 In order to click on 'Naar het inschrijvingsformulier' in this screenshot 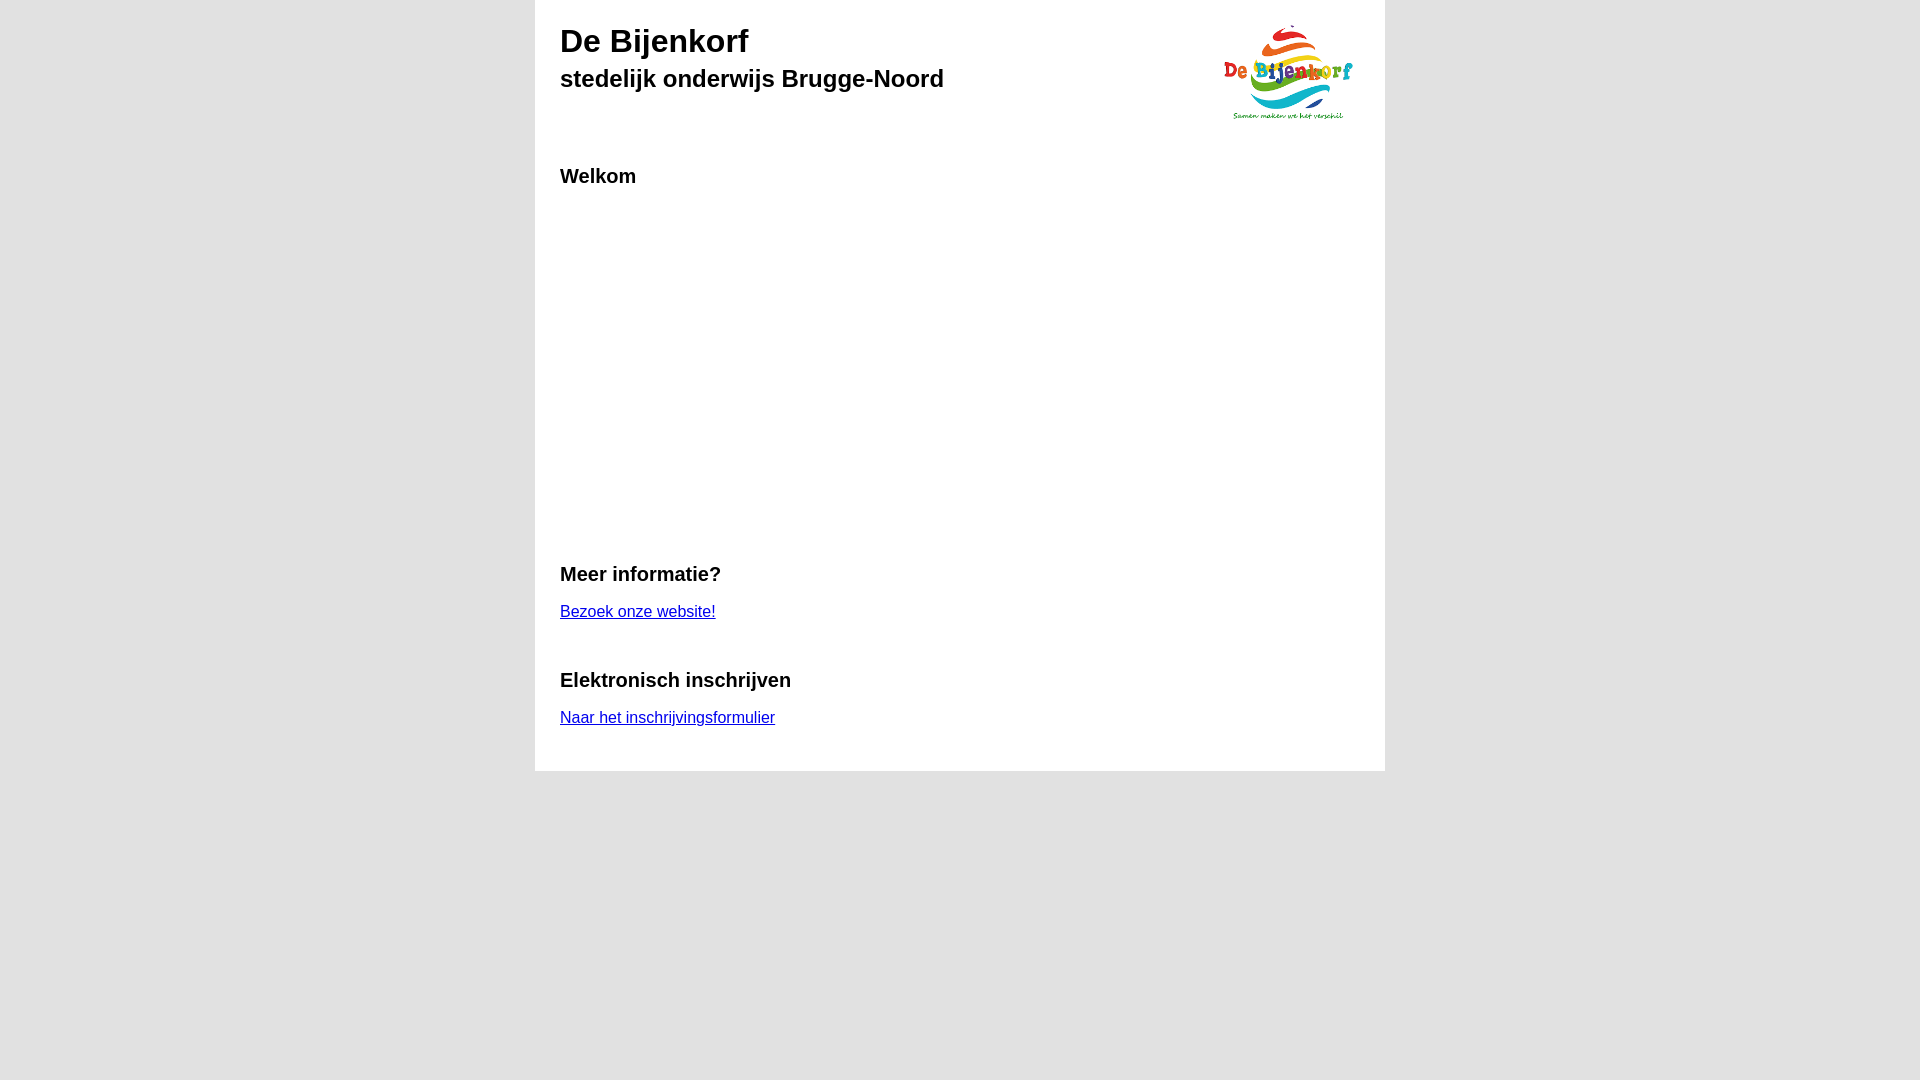, I will do `click(667, 716)`.